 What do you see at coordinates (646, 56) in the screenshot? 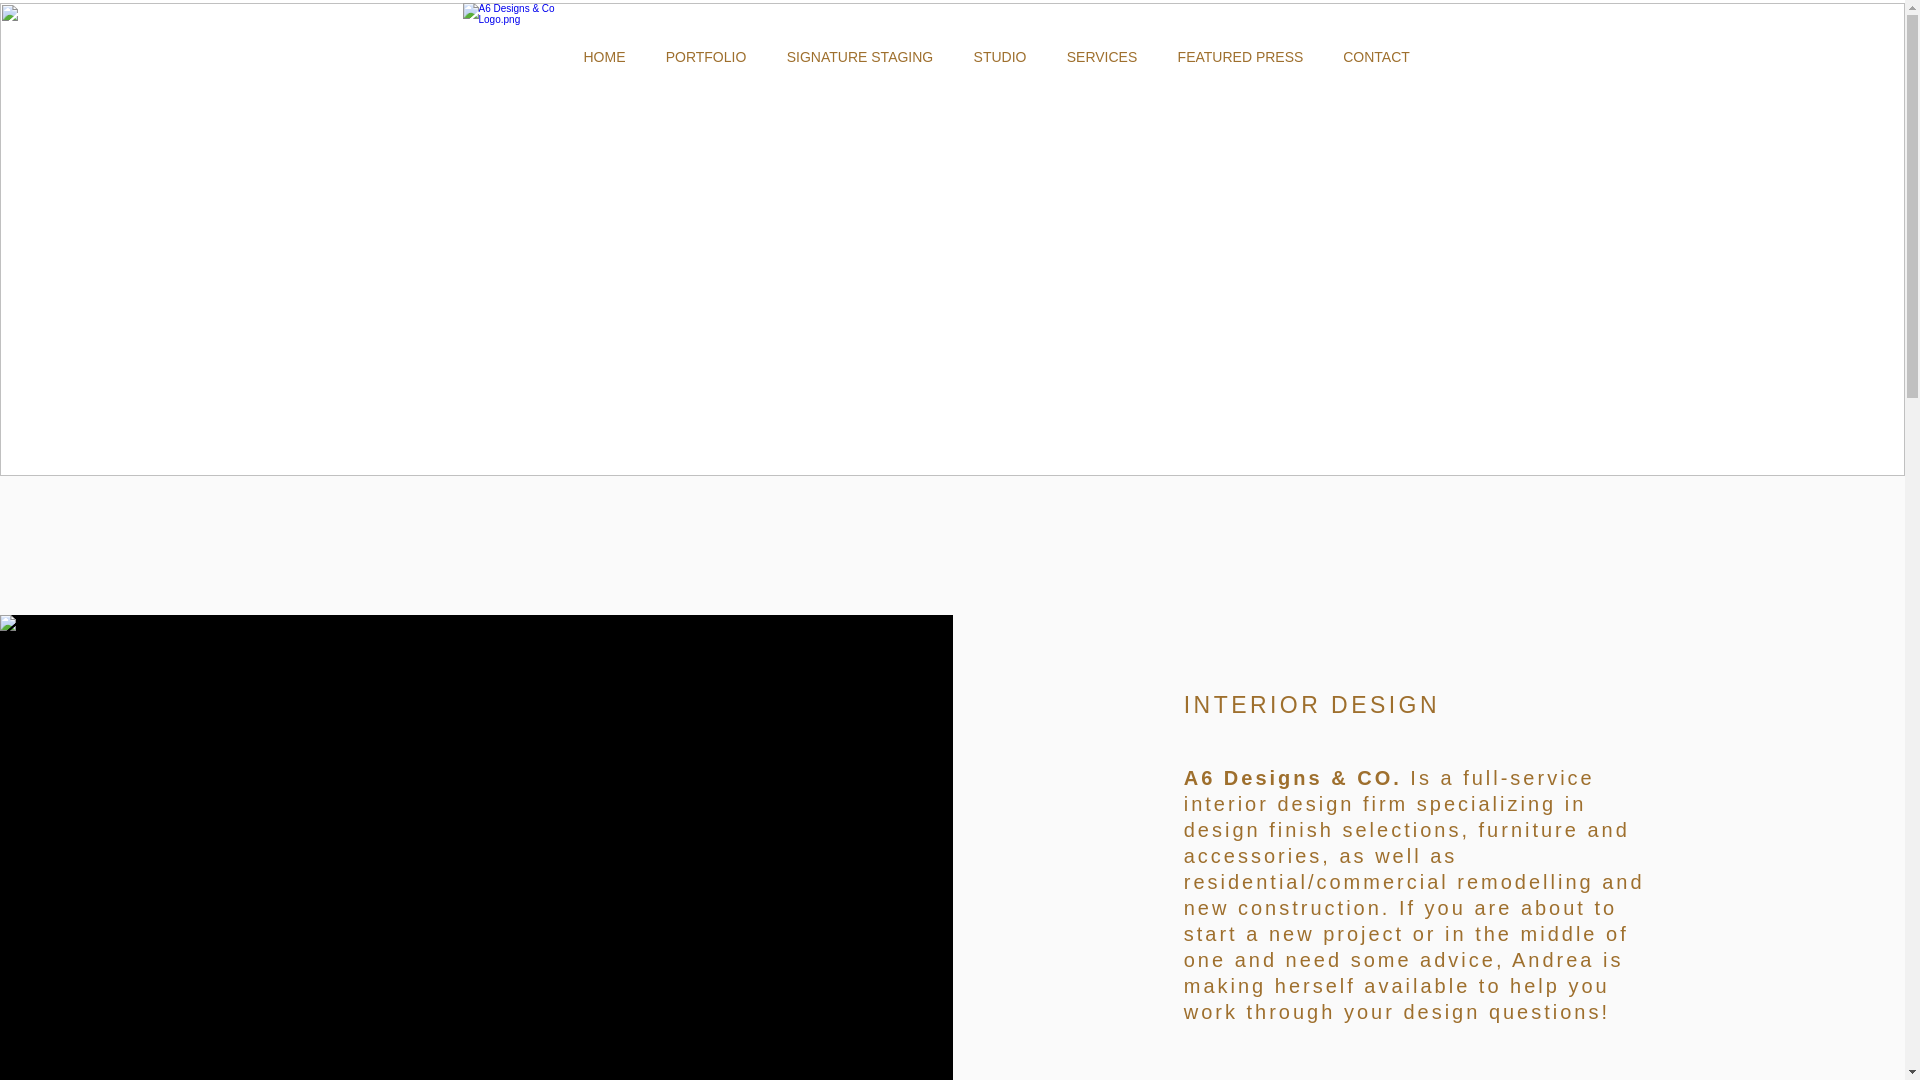
I see `'PORTFOLIO'` at bounding box center [646, 56].